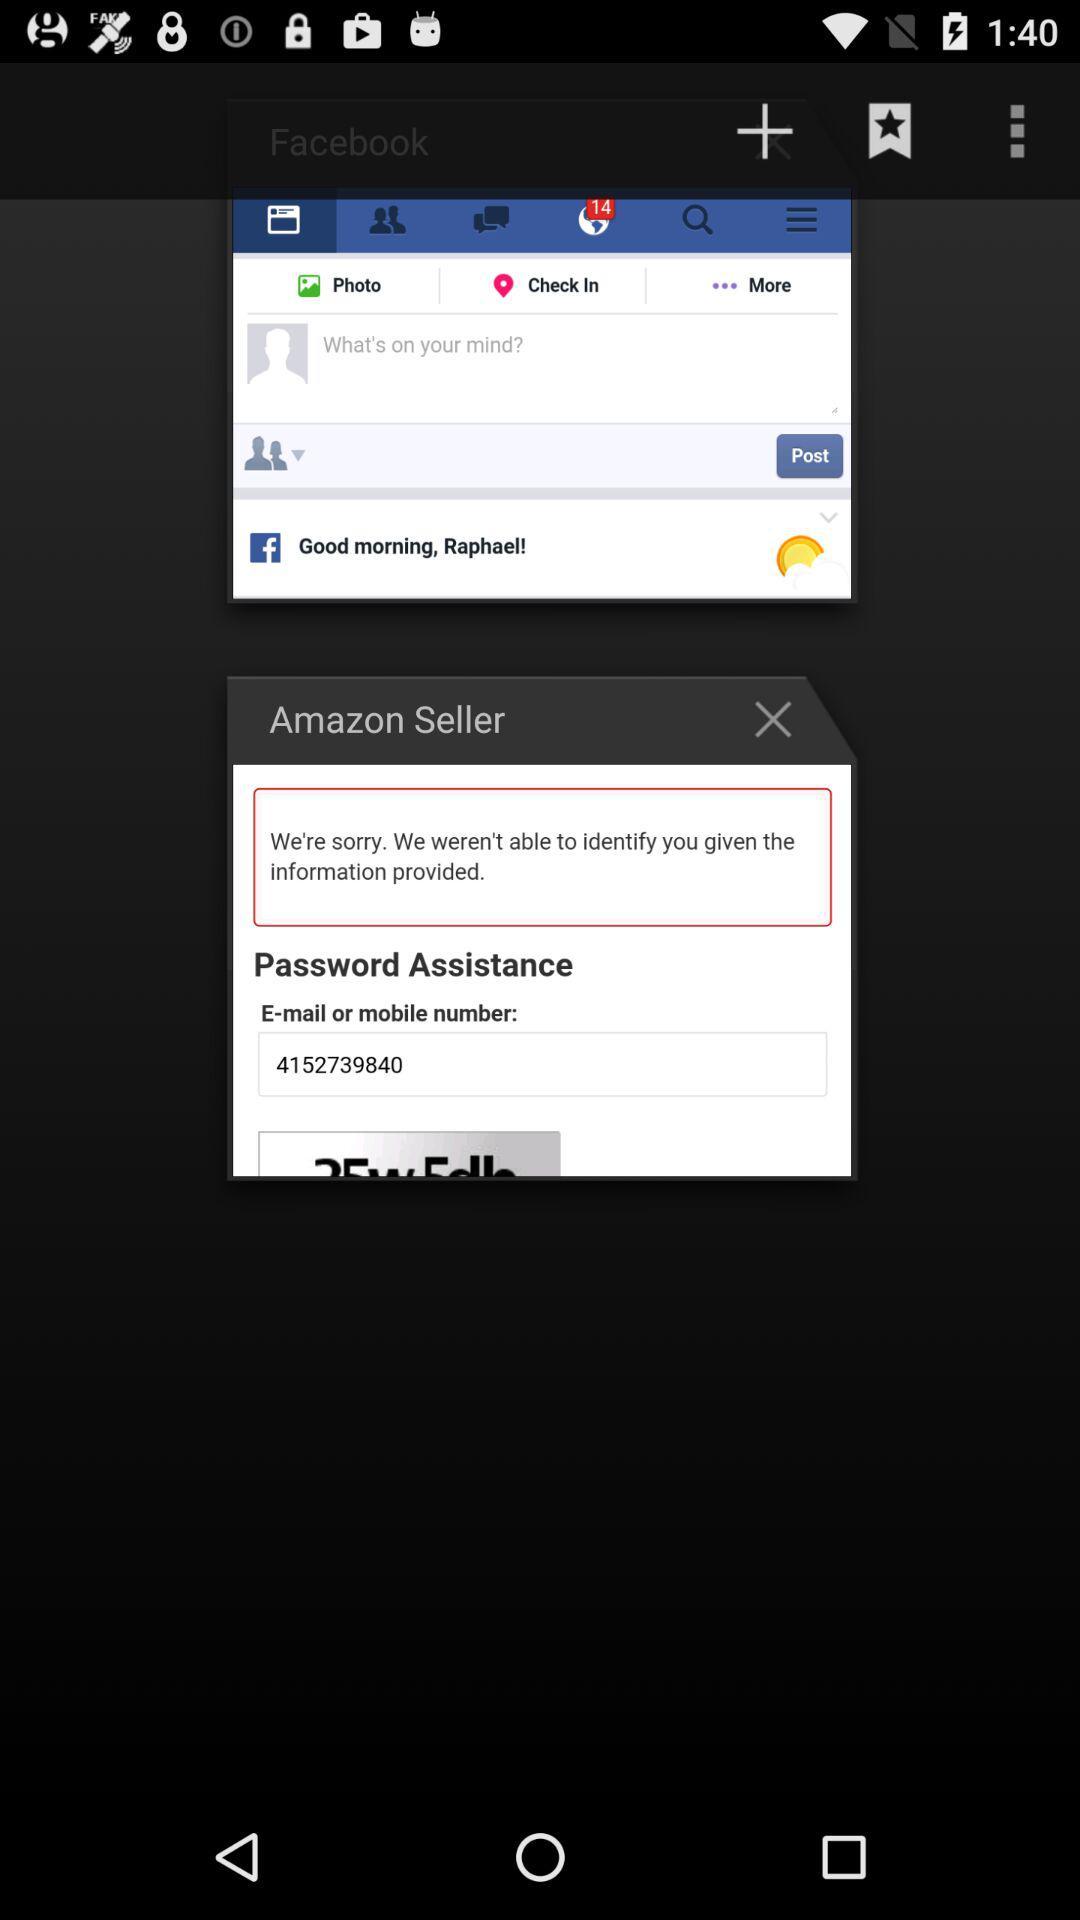 Image resolution: width=1080 pixels, height=1920 pixels. Describe the element at coordinates (764, 139) in the screenshot. I see `the add icon` at that location.